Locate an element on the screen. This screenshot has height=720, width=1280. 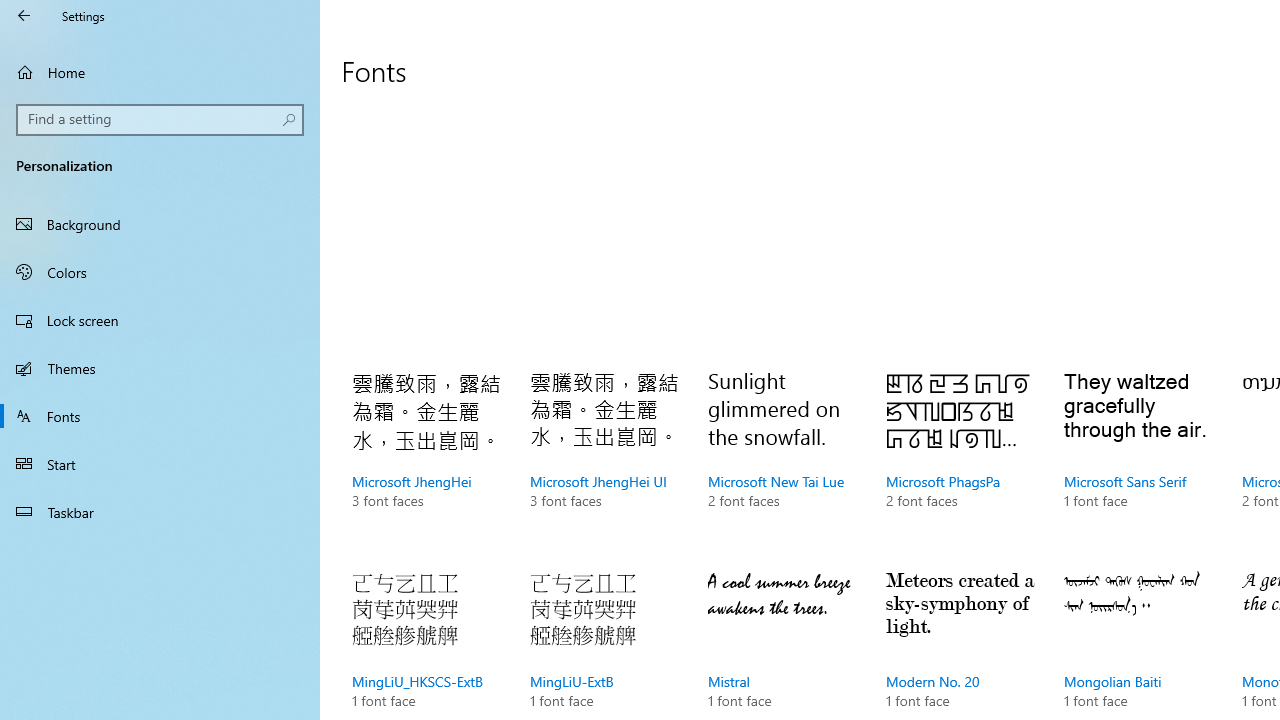
'Colors' is located at coordinates (160, 271).